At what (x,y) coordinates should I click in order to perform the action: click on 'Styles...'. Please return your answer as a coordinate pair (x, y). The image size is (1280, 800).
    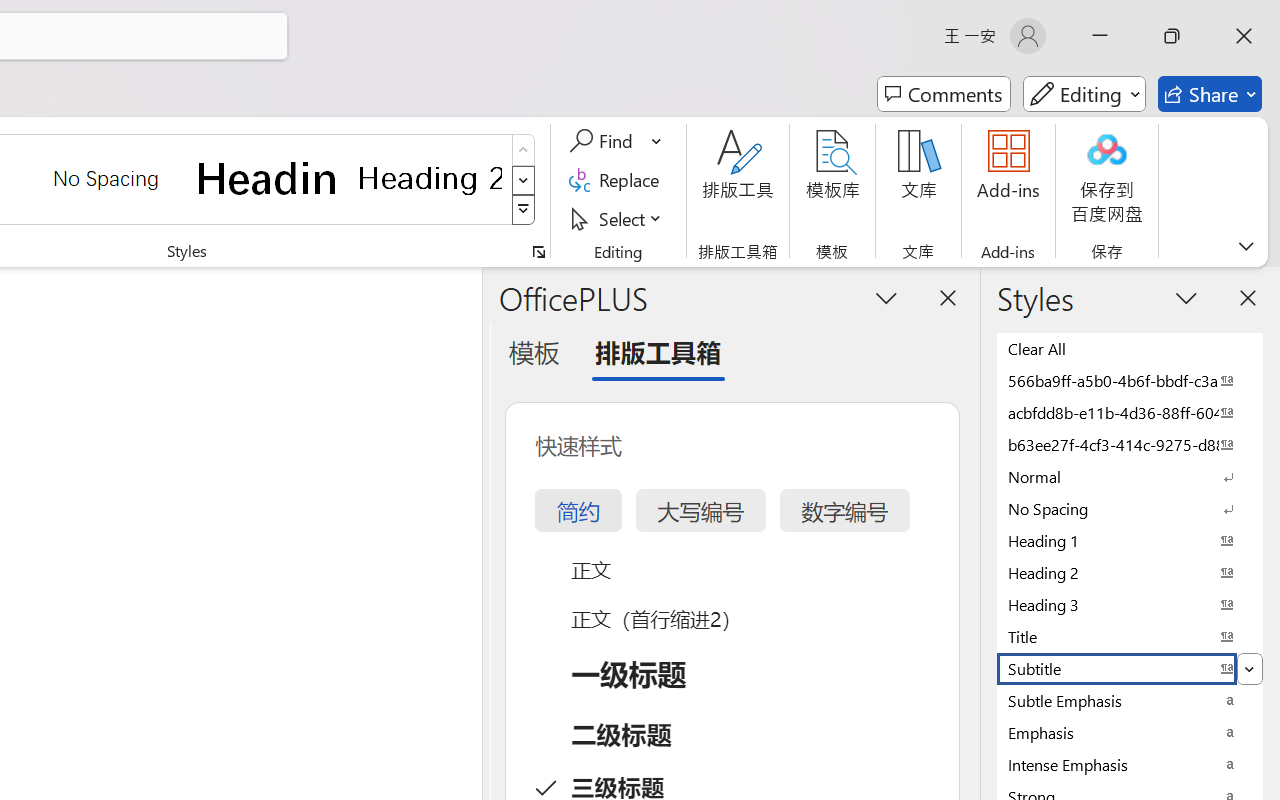
    Looking at the image, I should click on (538, 251).